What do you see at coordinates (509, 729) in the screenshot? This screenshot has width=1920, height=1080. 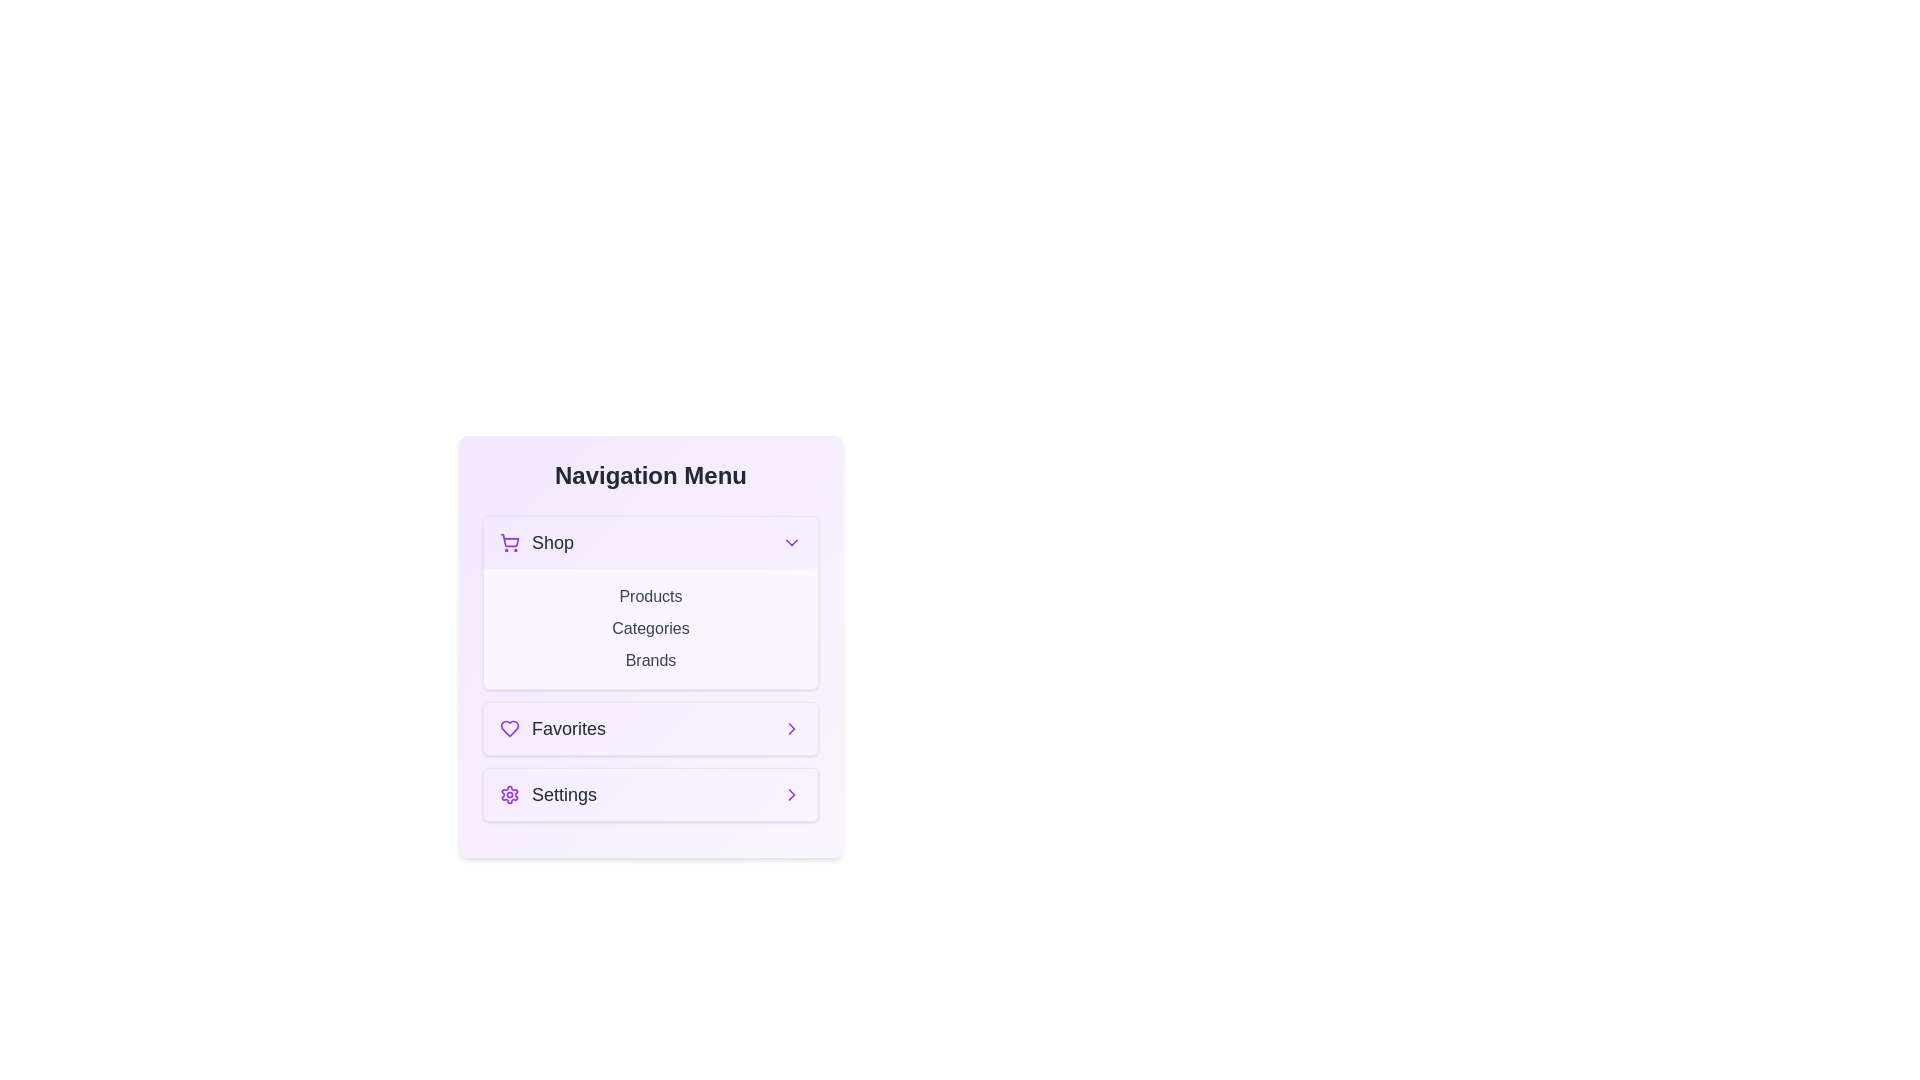 I see `the heart icon element styled in purple, which serves as a 'Favorites' marker located in the navigation menu next to the 'Favorites' label` at bounding box center [509, 729].